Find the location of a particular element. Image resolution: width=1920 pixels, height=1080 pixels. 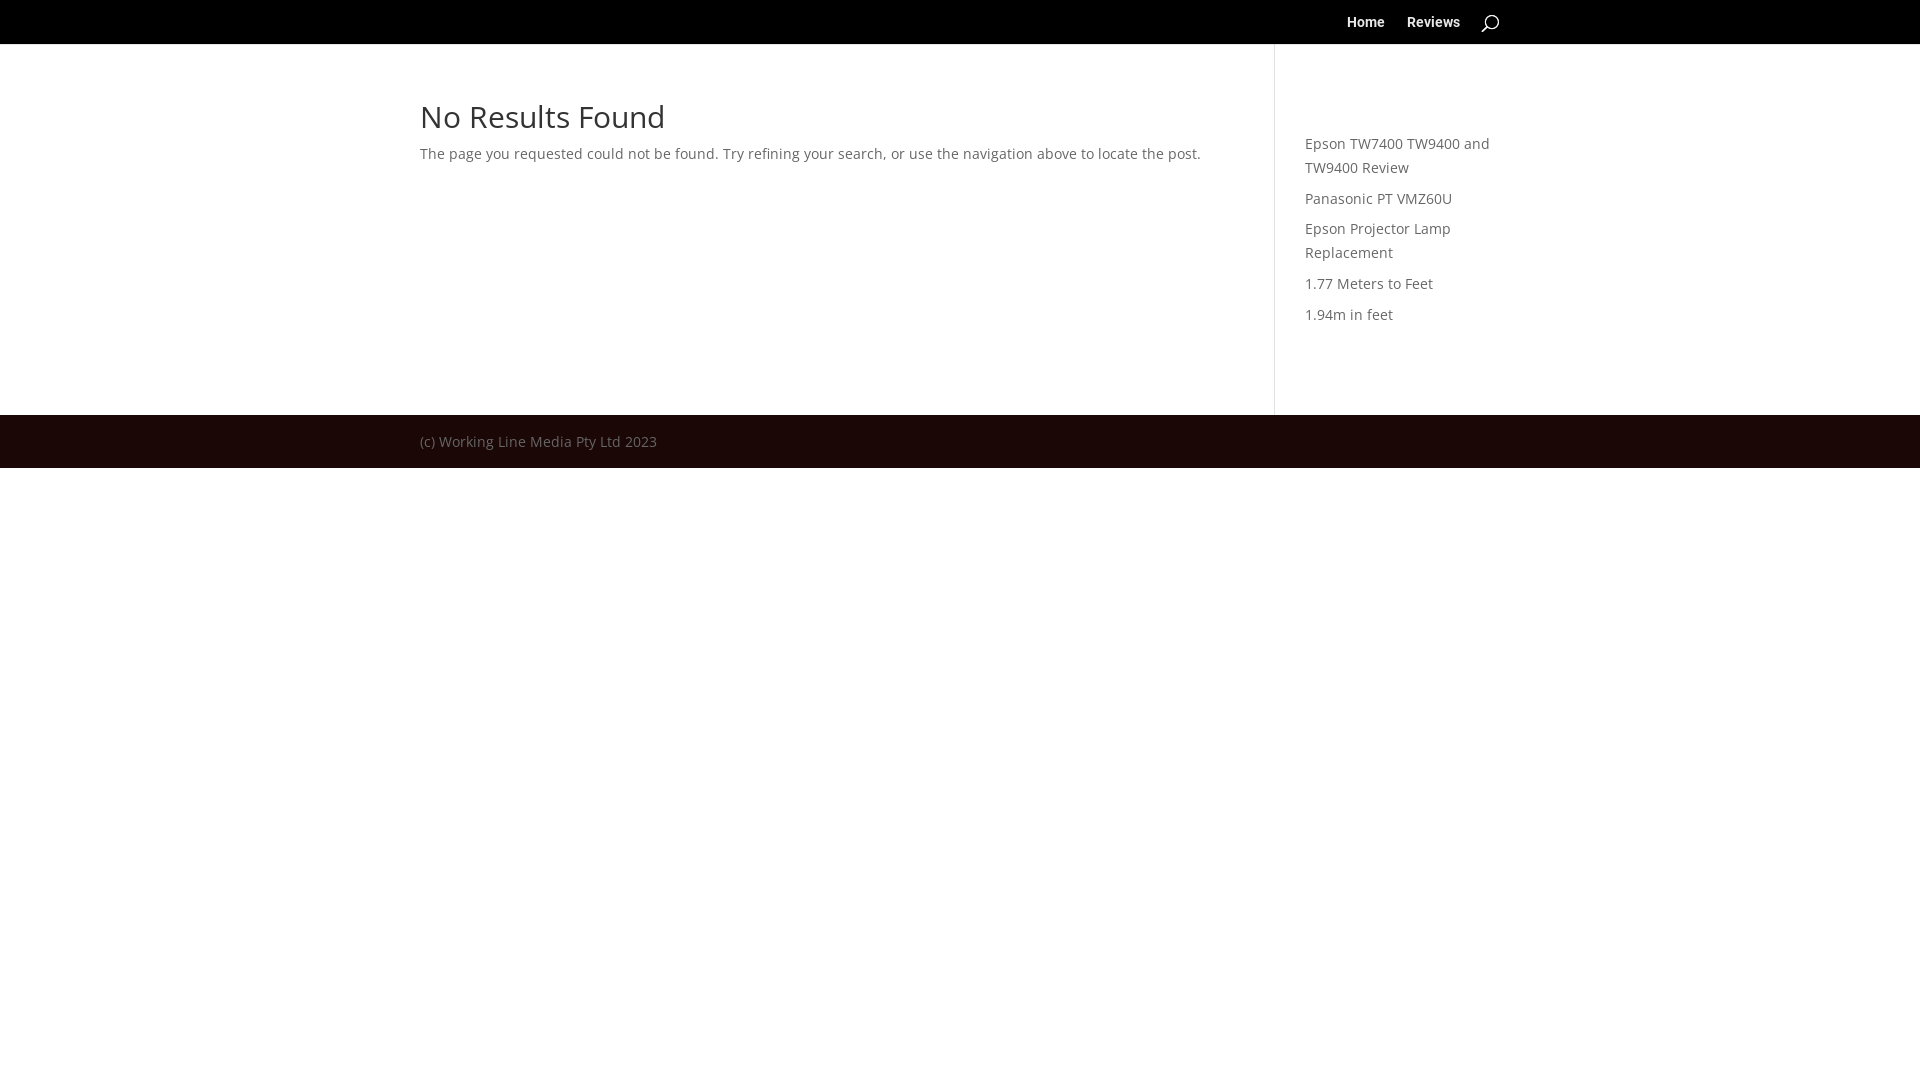

'Reviews' is located at coordinates (1405, 29).